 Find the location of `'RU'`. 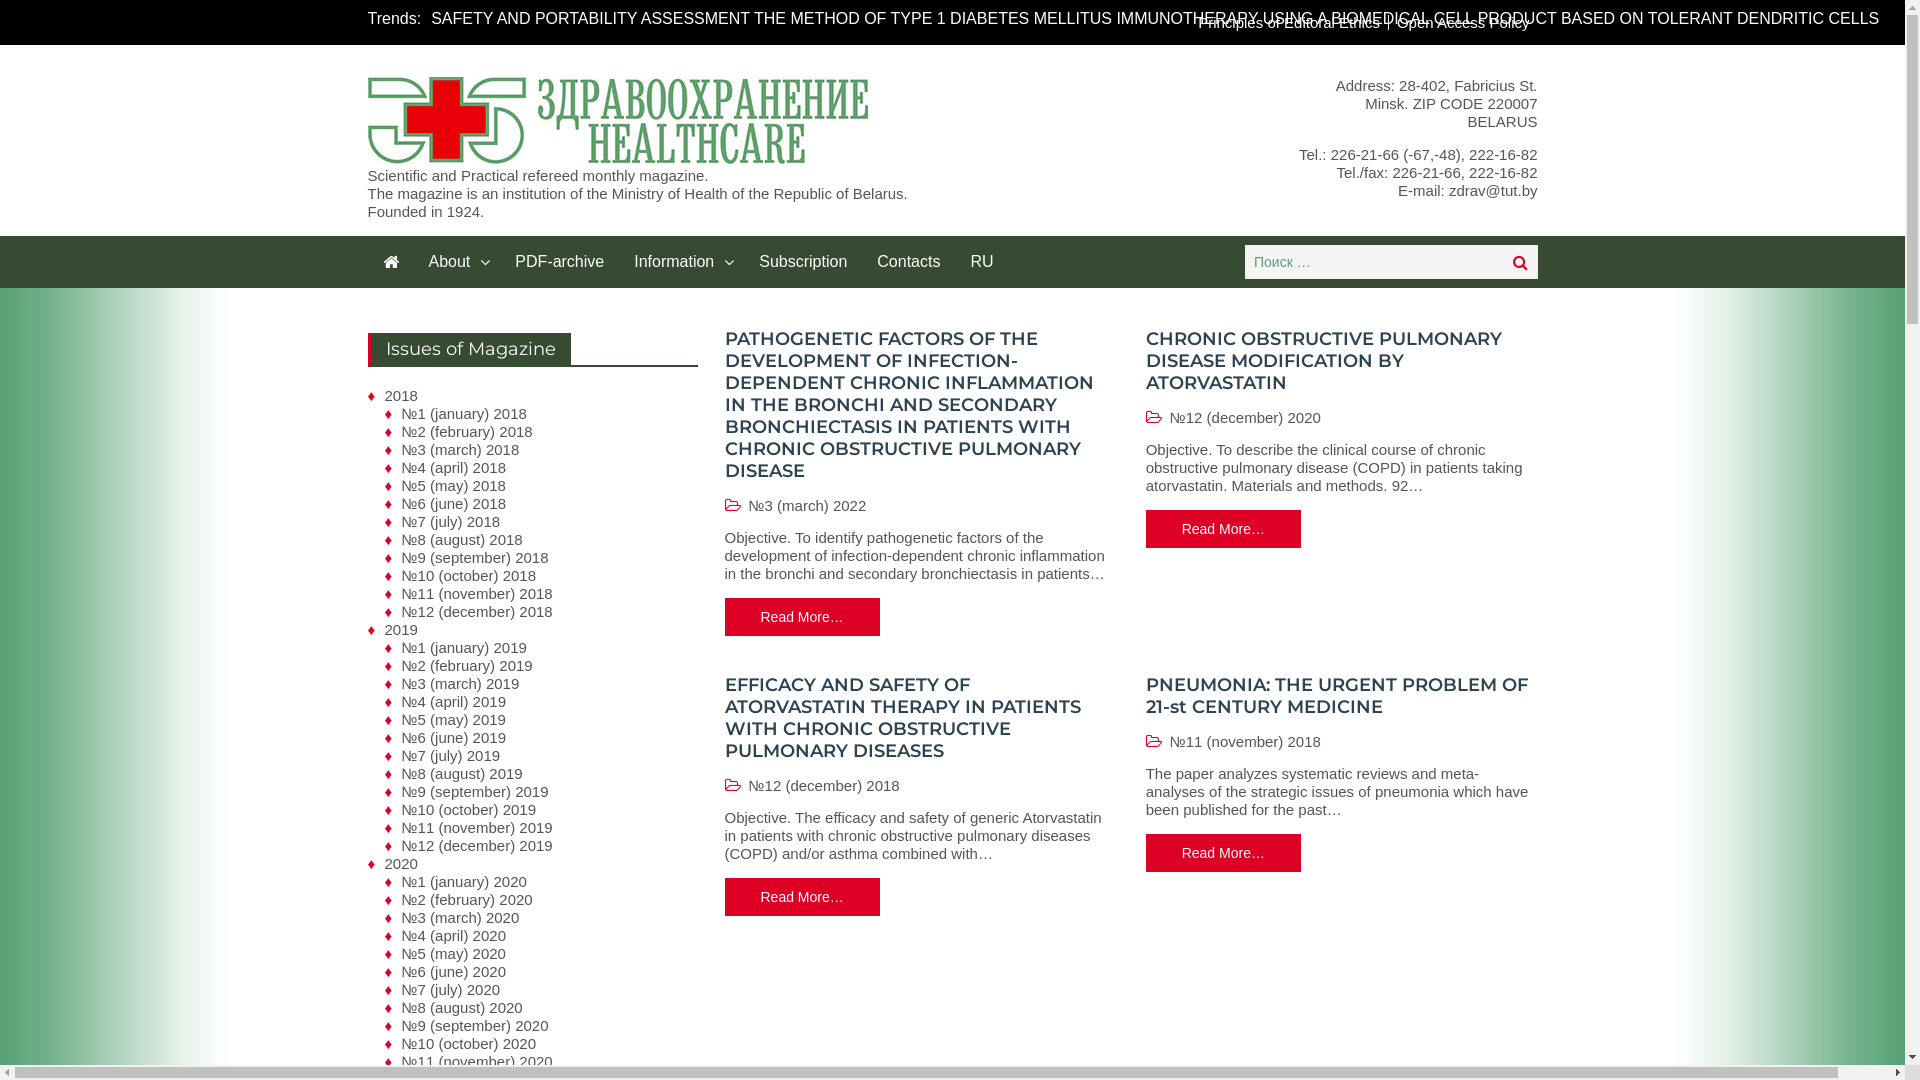

'RU' is located at coordinates (981, 261).